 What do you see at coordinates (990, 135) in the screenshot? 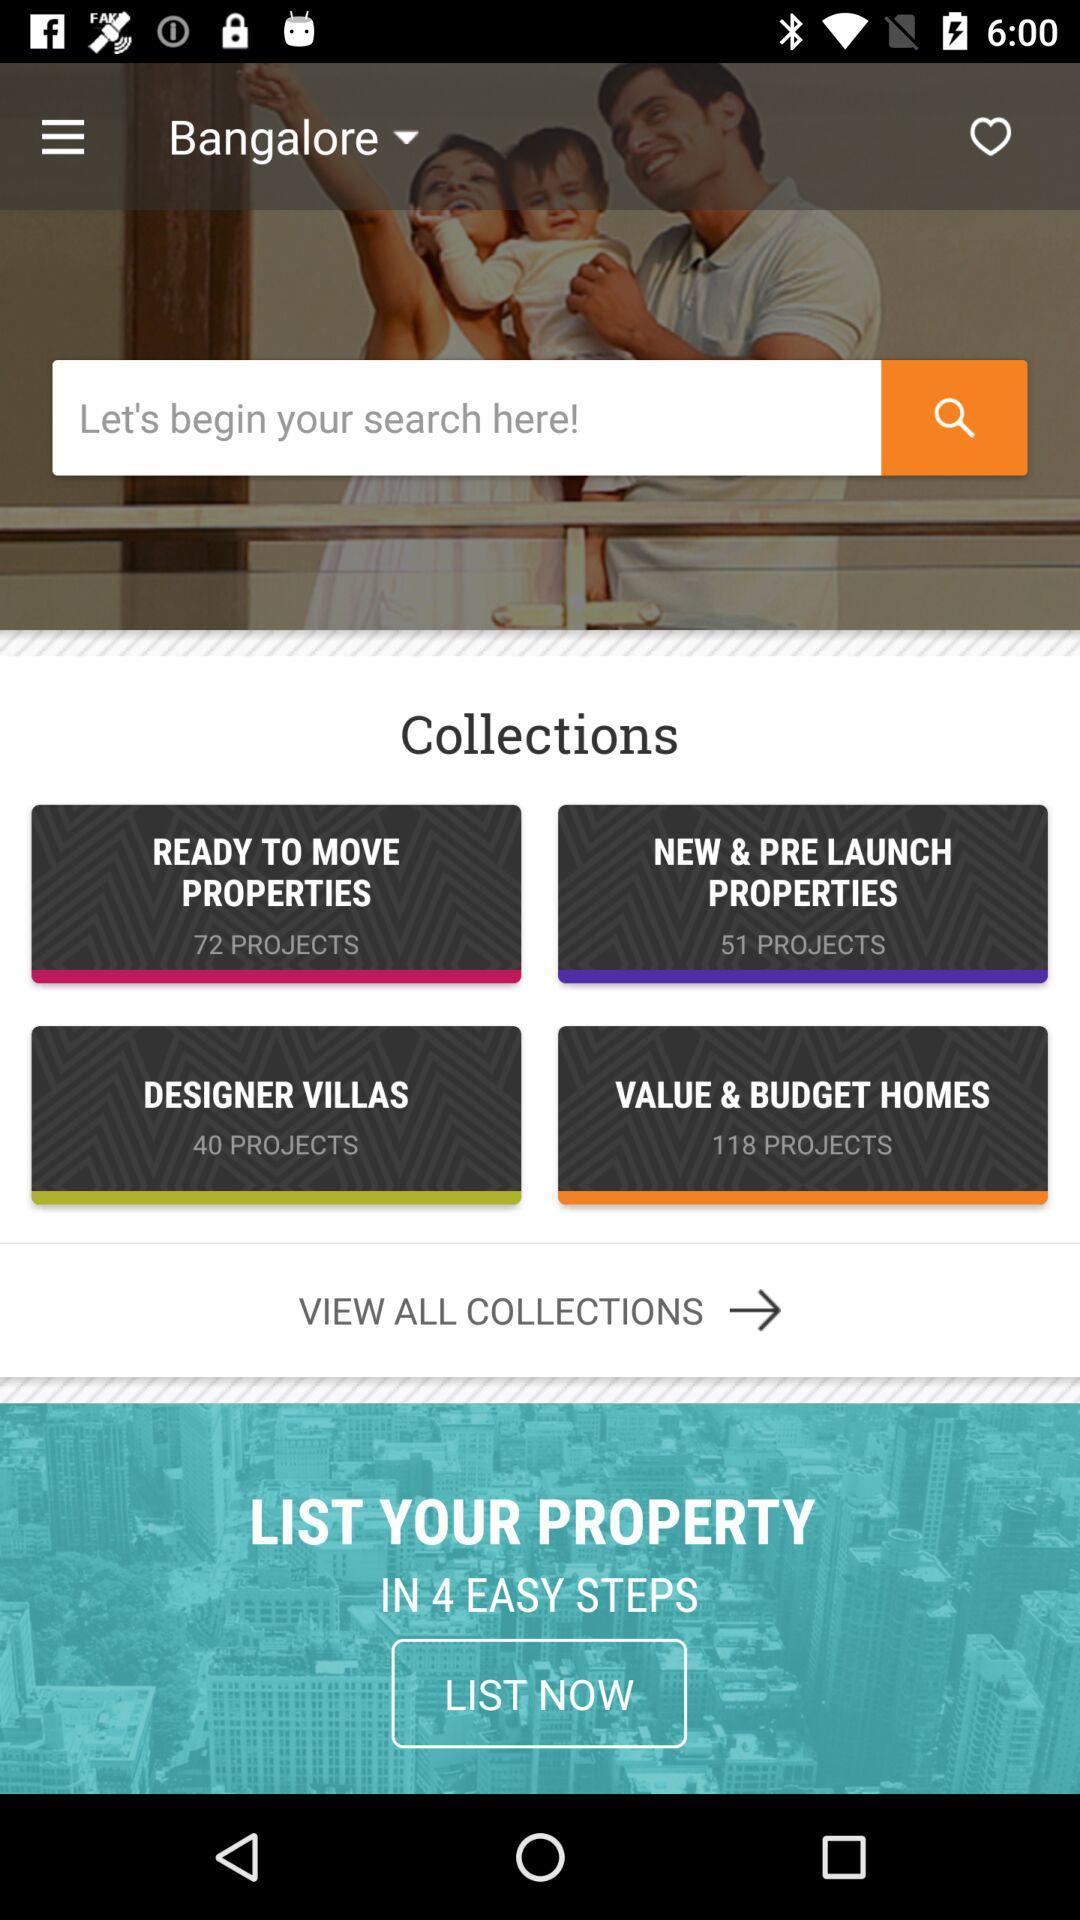
I see `to favorites` at bounding box center [990, 135].